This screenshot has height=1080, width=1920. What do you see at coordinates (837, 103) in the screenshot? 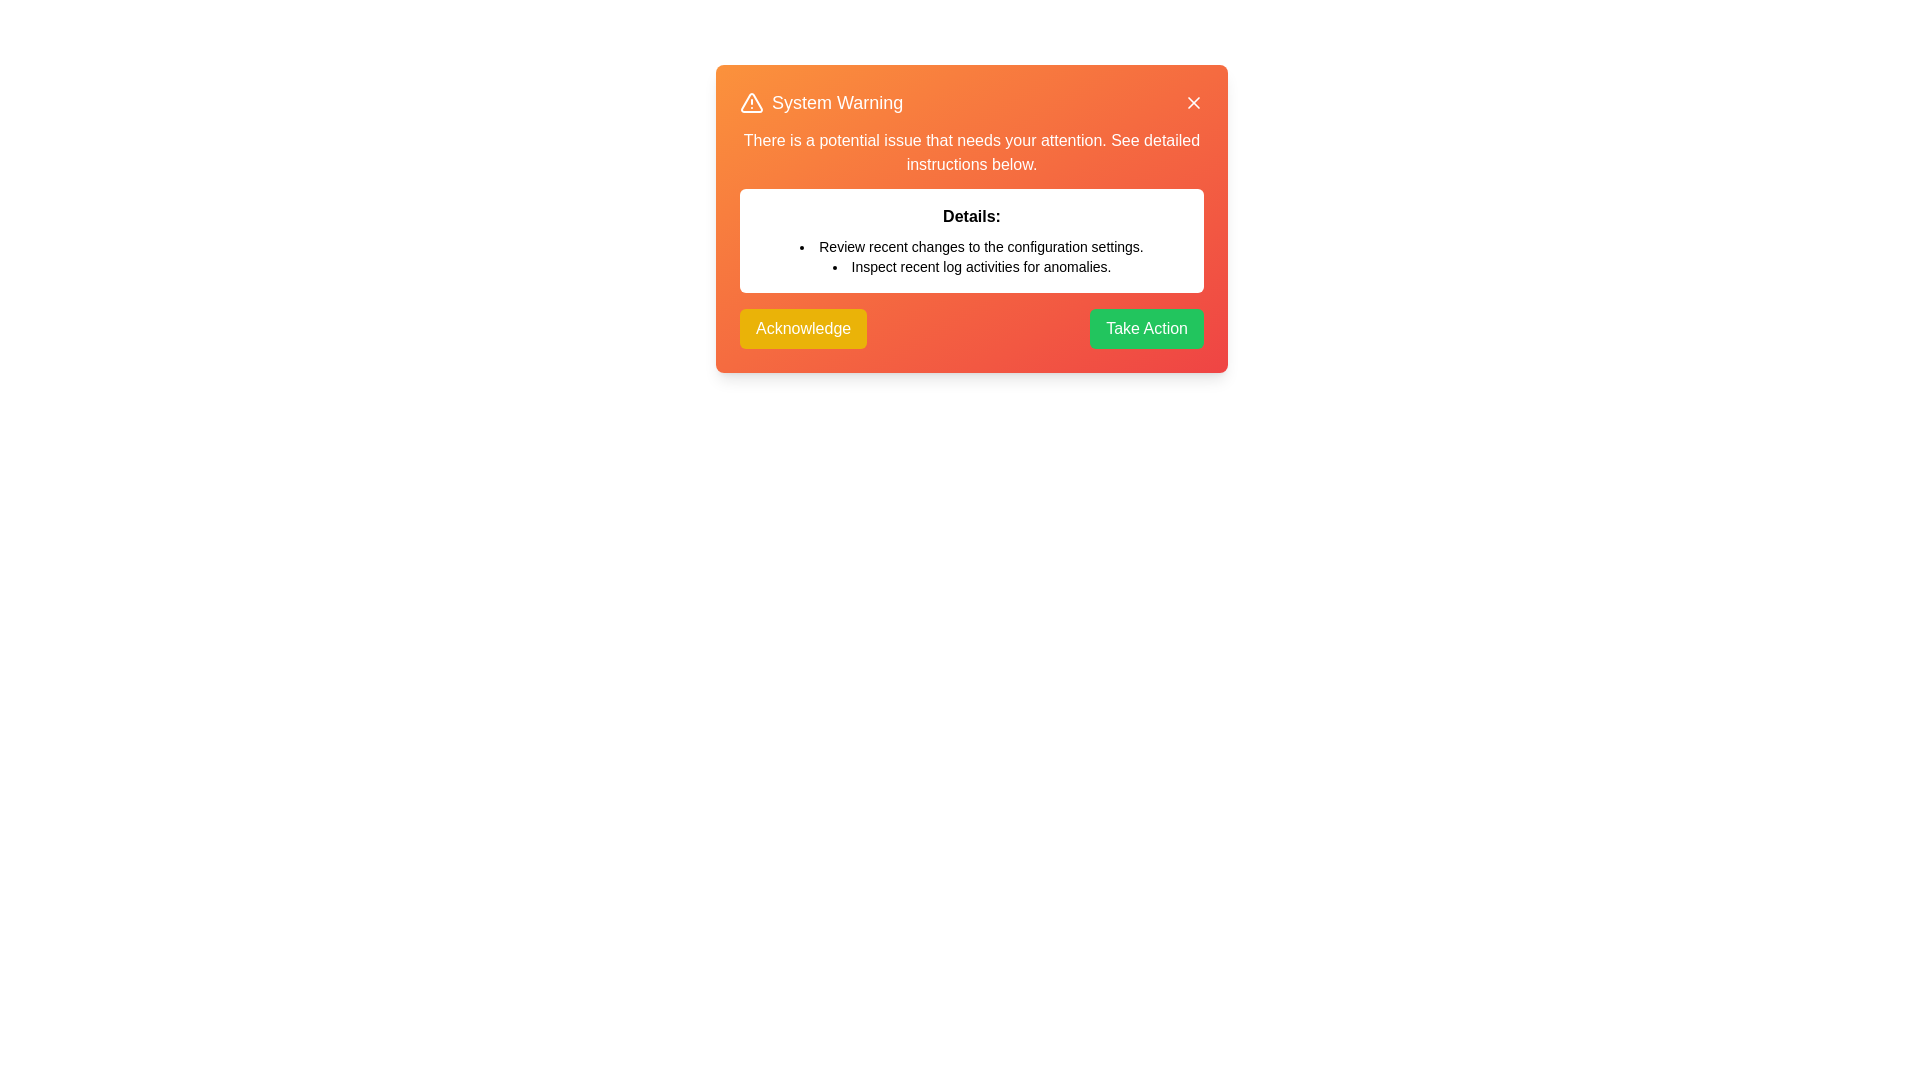
I see `the warning title text label that indicates a system-related issue, located at the top-left corner of the notification panel` at bounding box center [837, 103].